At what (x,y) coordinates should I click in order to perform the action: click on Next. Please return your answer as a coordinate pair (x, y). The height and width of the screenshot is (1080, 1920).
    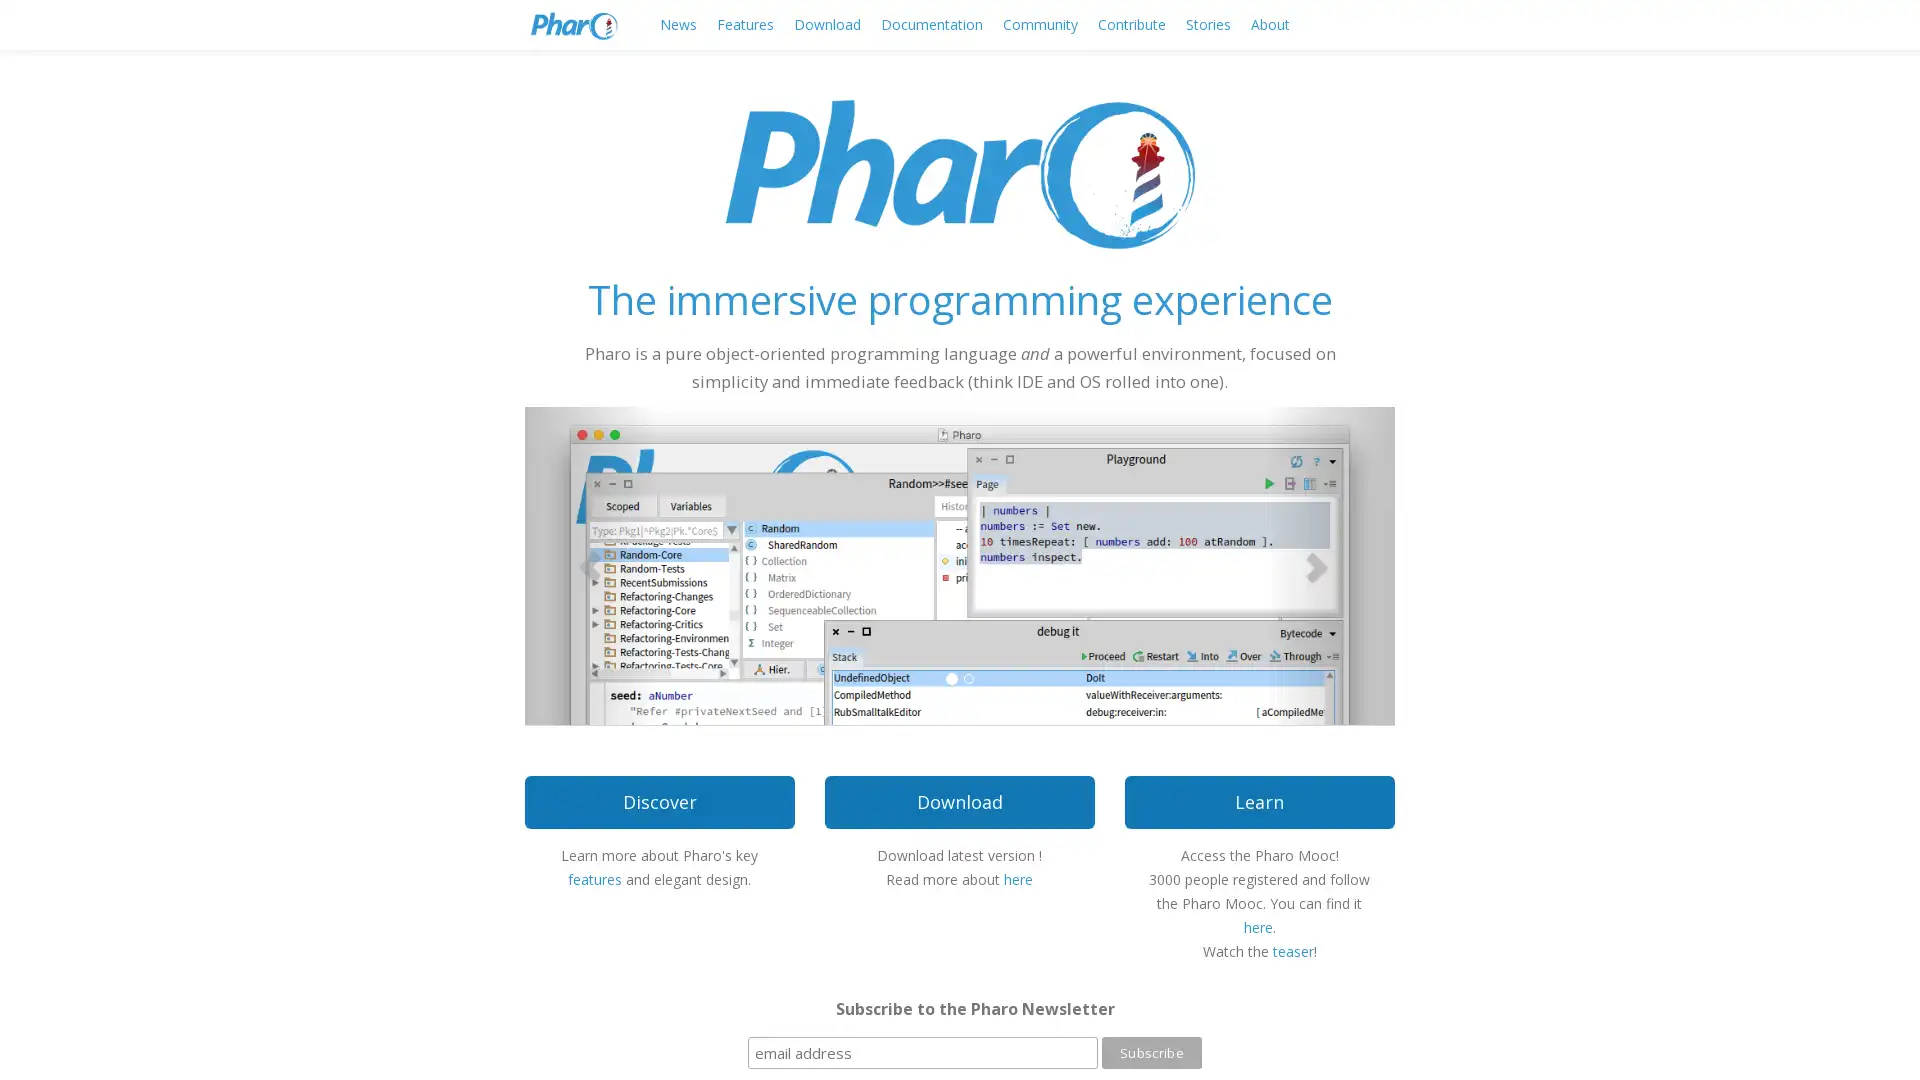
    Looking at the image, I should click on (1329, 564).